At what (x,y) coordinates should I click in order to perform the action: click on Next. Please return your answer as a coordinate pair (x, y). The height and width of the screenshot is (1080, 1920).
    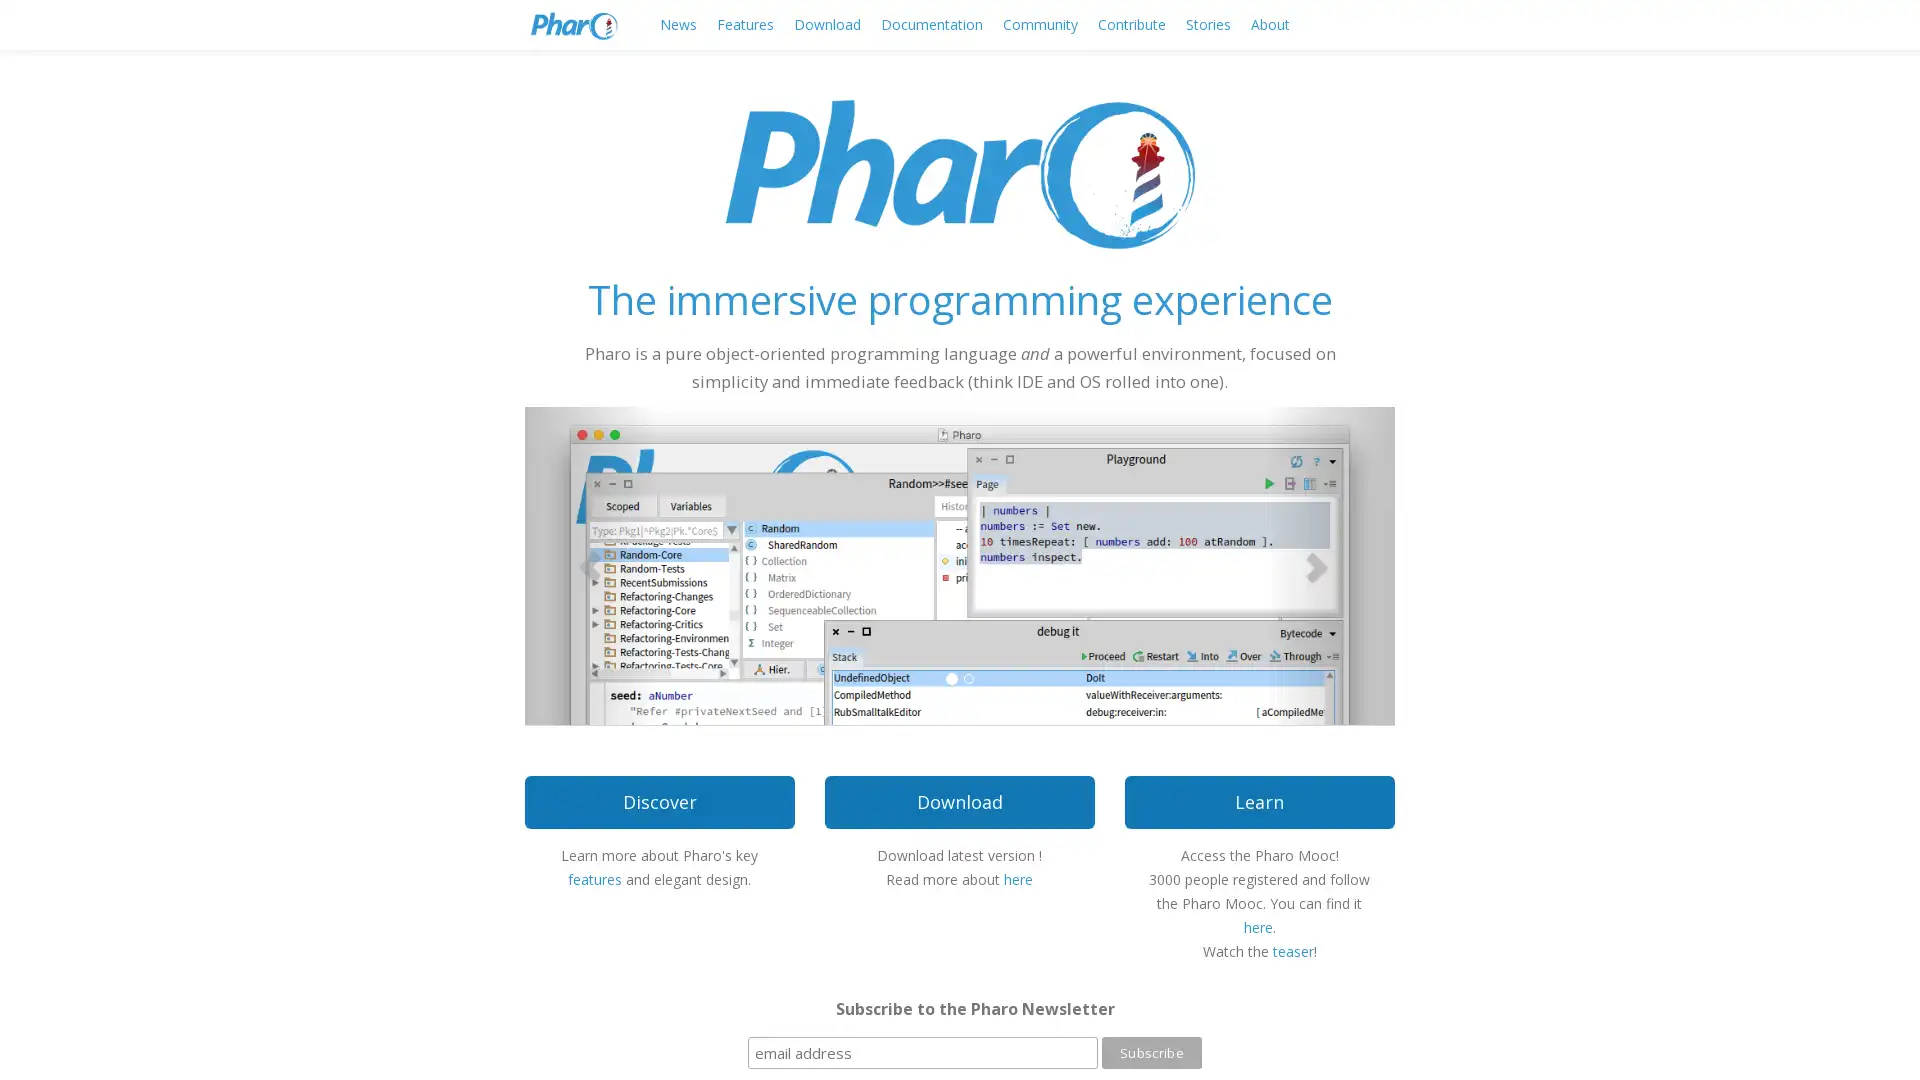
    Looking at the image, I should click on (1329, 564).